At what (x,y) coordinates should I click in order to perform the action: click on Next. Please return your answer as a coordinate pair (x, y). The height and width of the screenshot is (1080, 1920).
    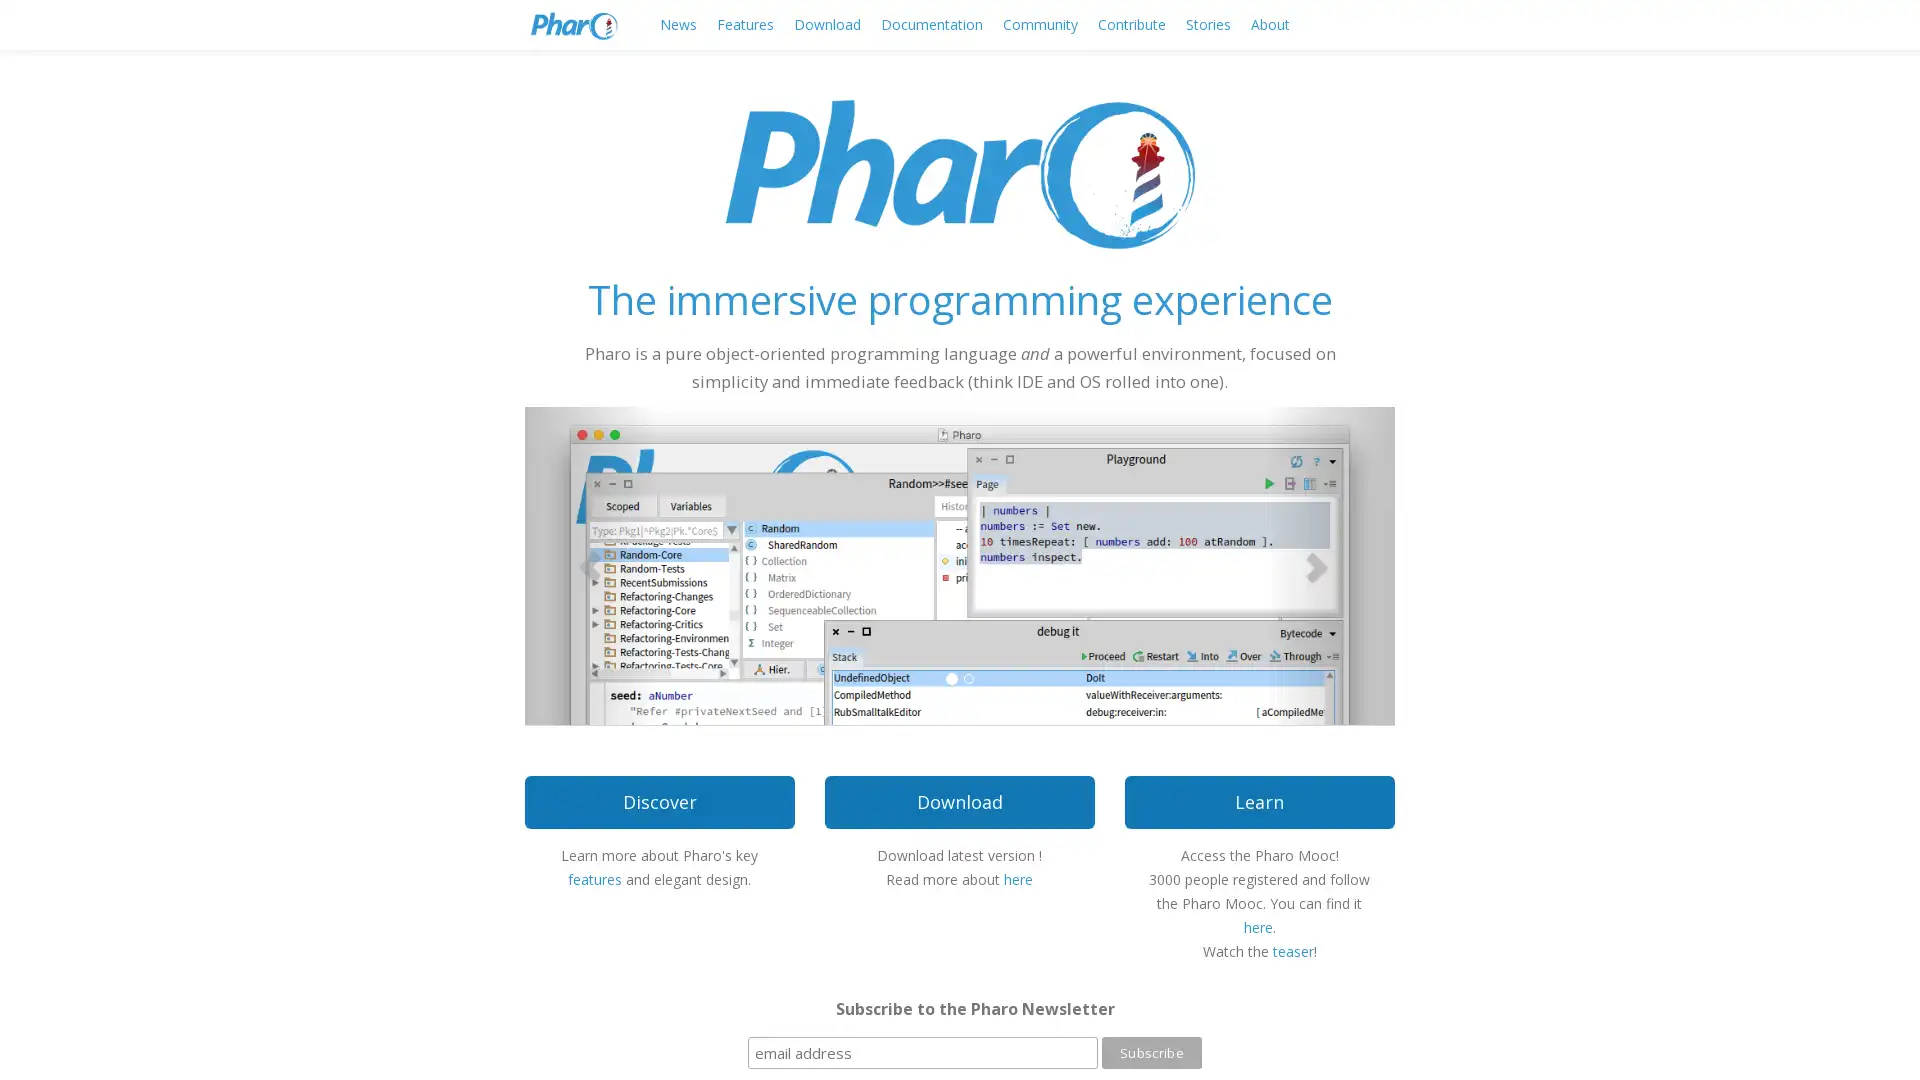
    Looking at the image, I should click on (1329, 564).